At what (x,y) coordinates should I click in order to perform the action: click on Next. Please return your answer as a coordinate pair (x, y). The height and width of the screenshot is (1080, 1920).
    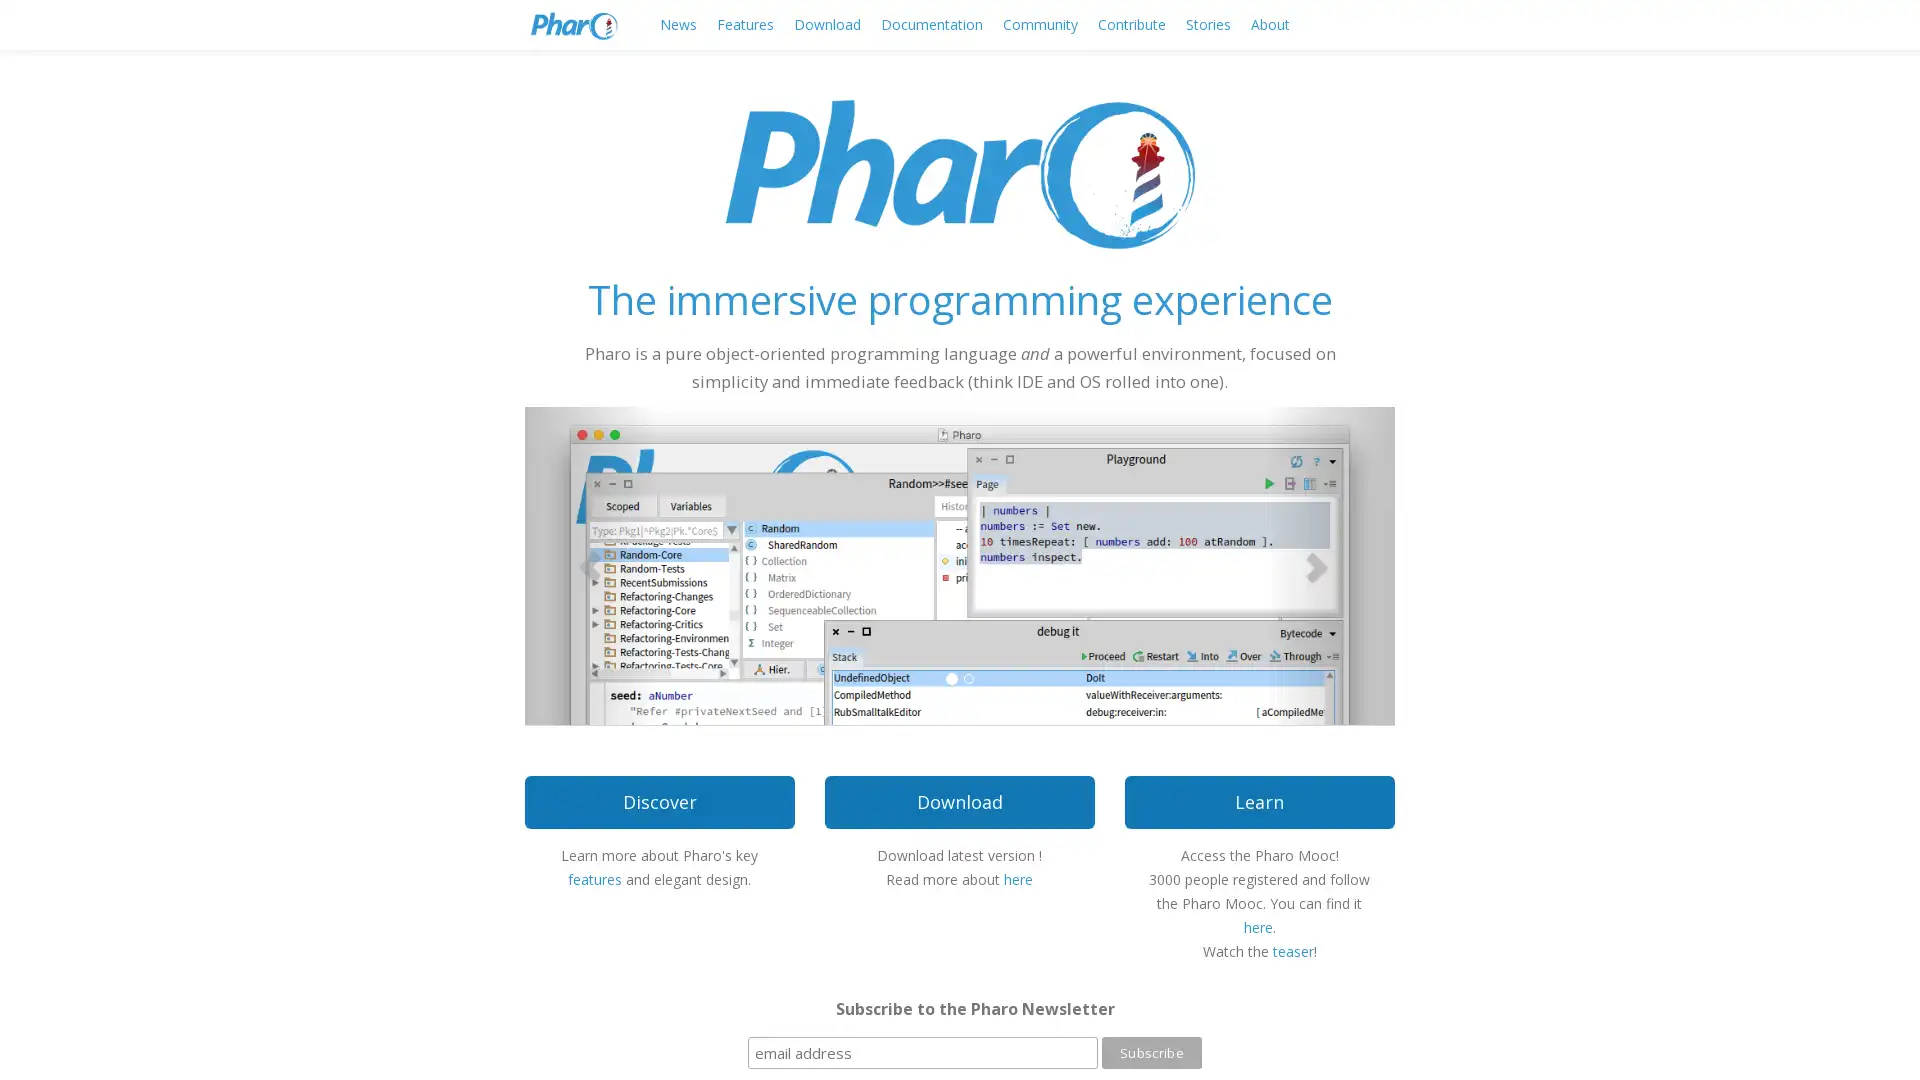
    Looking at the image, I should click on (1329, 564).